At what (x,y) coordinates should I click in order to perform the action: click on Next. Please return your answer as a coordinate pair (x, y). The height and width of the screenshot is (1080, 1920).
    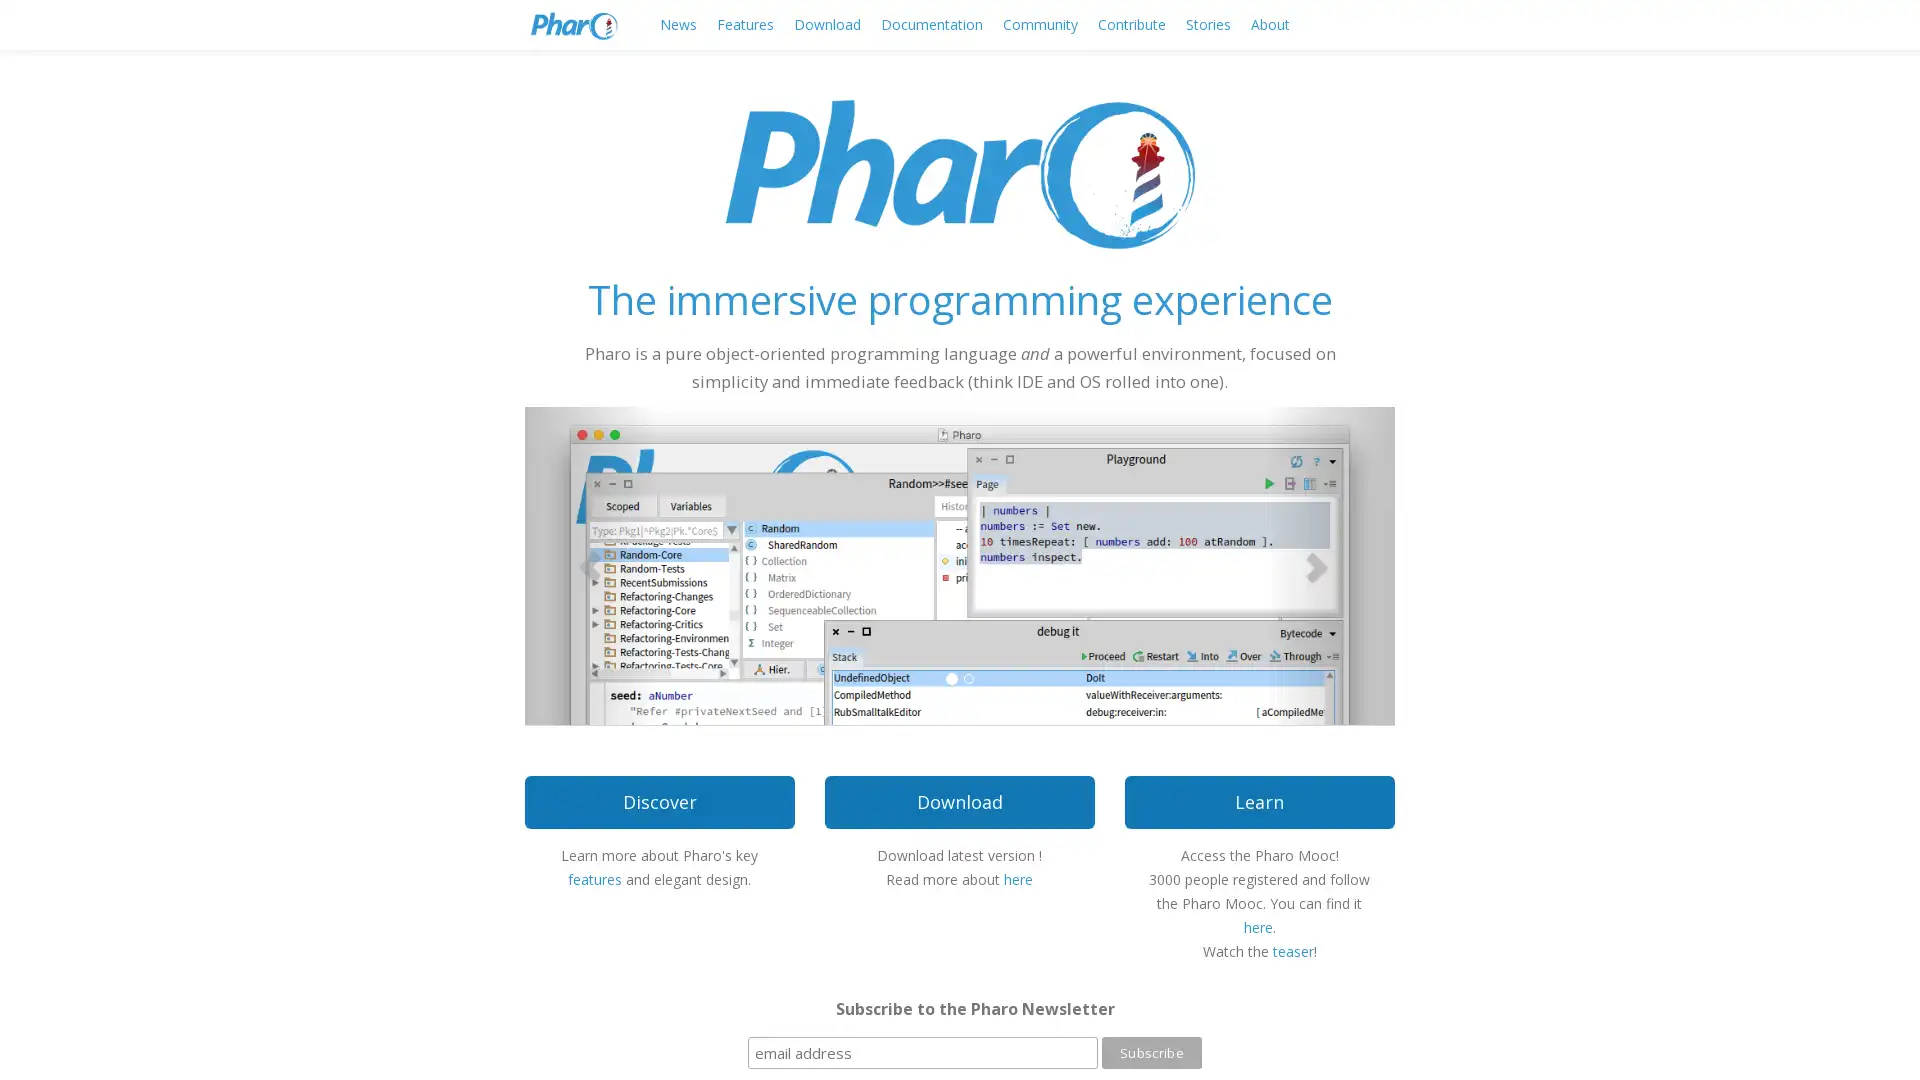
    Looking at the image, I should click on (1329, 564).